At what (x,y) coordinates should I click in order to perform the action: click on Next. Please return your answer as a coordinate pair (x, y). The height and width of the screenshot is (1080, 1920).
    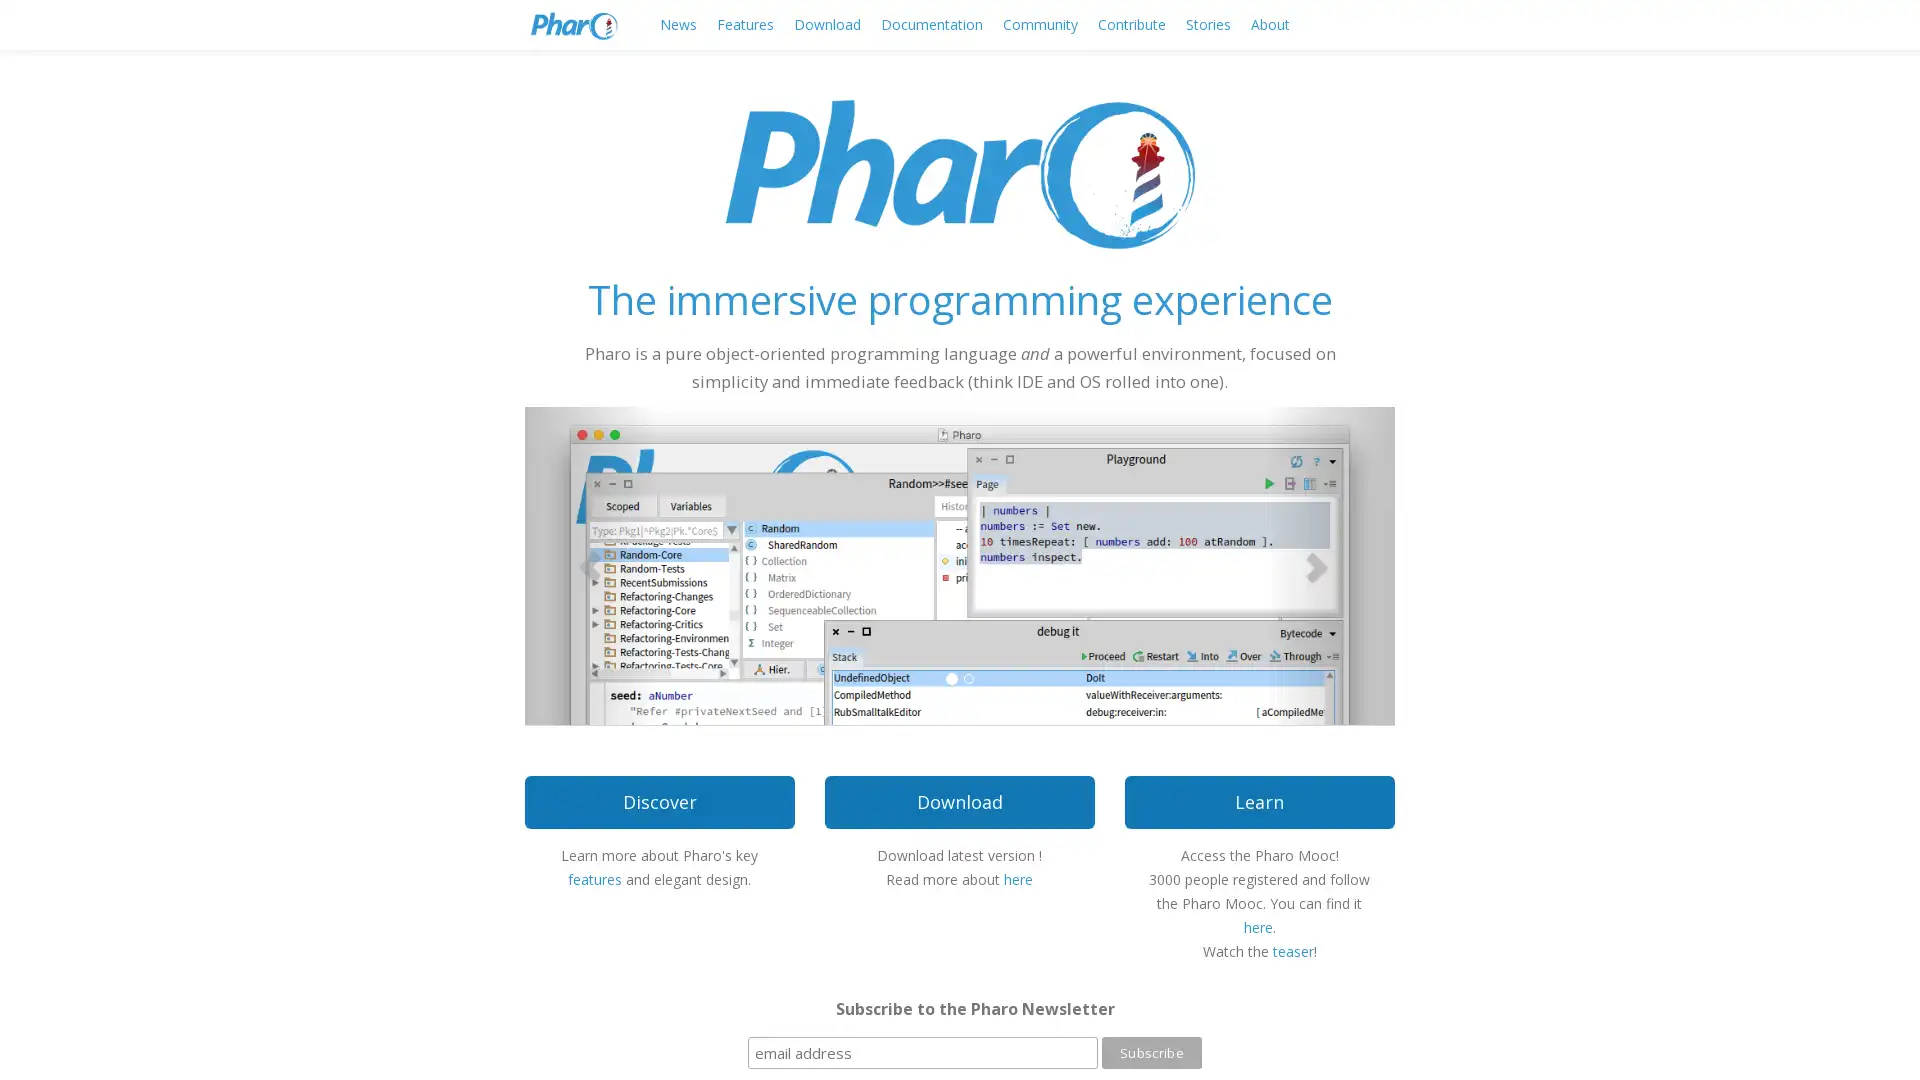
    Looking at the image, I should click on (1329, 564).